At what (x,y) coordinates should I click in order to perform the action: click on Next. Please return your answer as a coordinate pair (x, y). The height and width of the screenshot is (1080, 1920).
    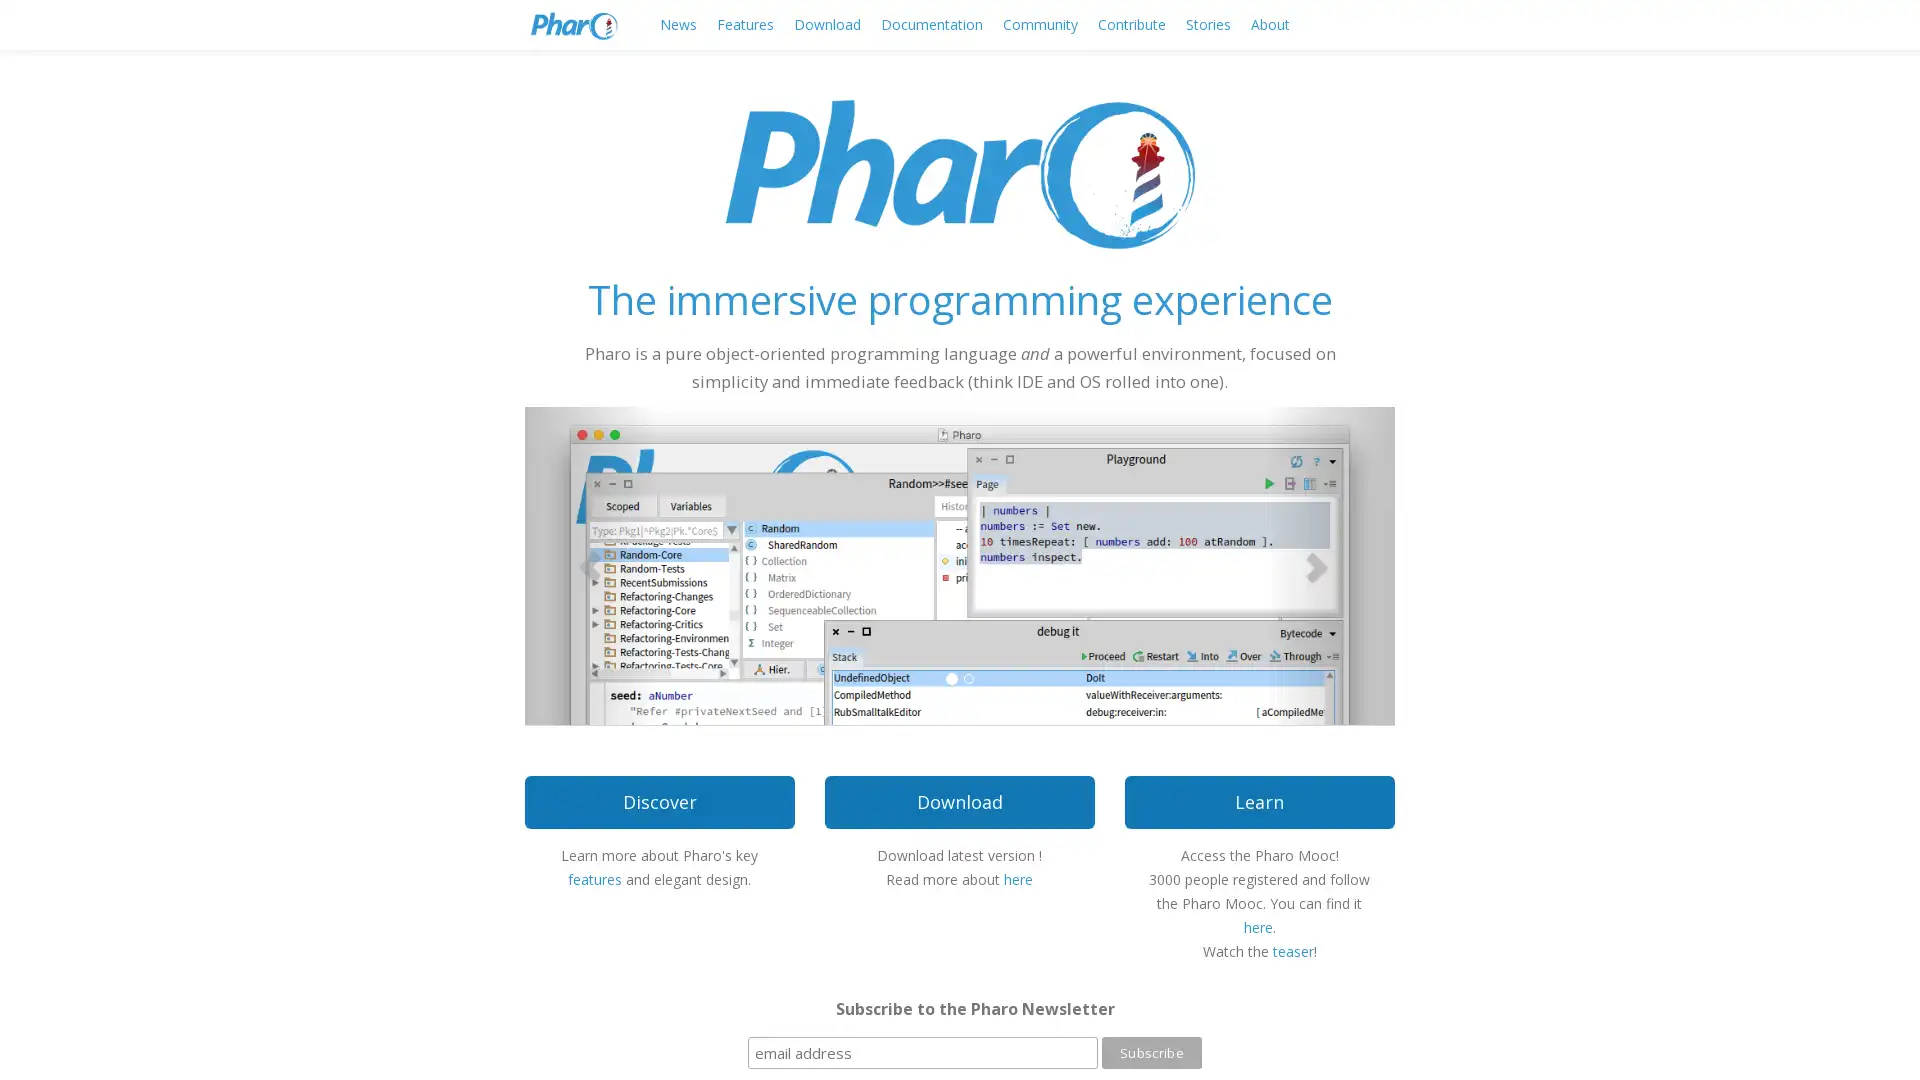
    Looking at the image, I should click on (1329, 564).